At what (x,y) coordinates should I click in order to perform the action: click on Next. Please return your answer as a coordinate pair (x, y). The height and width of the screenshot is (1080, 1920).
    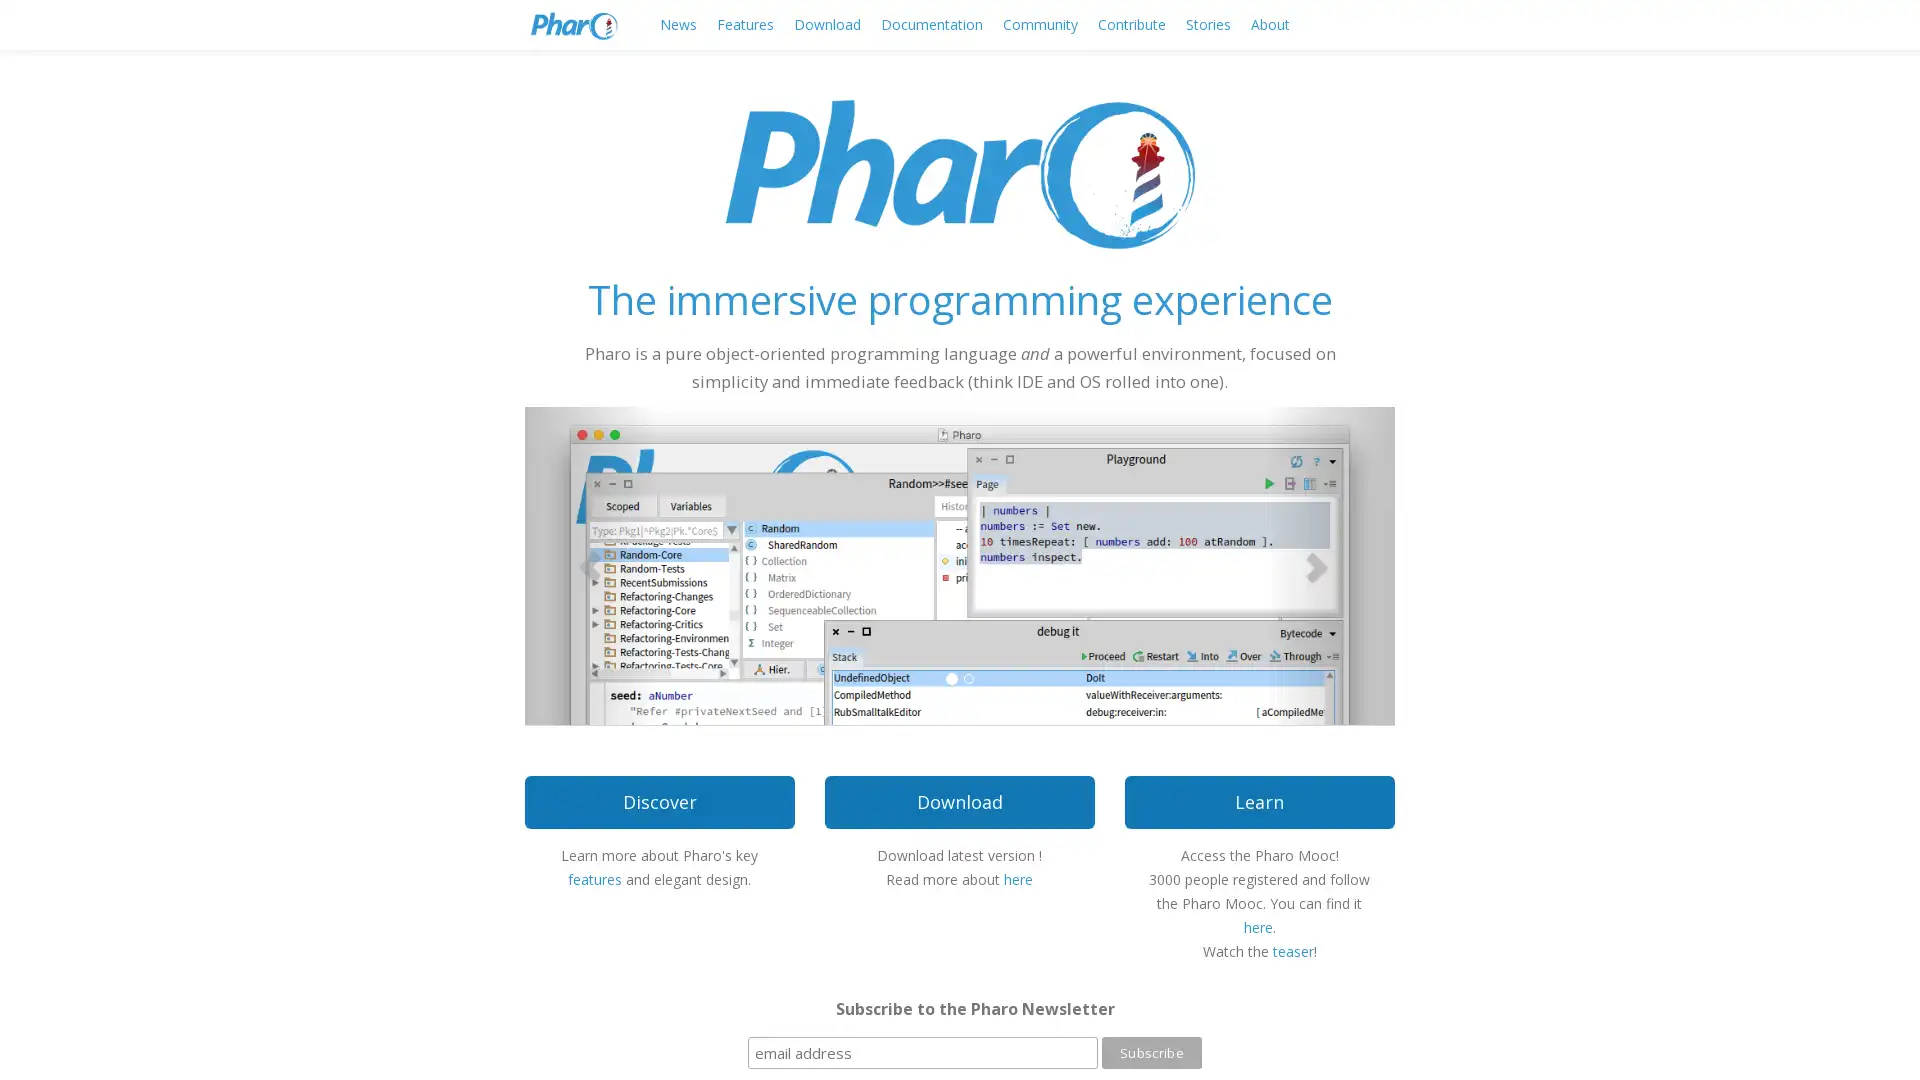
    Looking at the image, I should click on (1329, 564).